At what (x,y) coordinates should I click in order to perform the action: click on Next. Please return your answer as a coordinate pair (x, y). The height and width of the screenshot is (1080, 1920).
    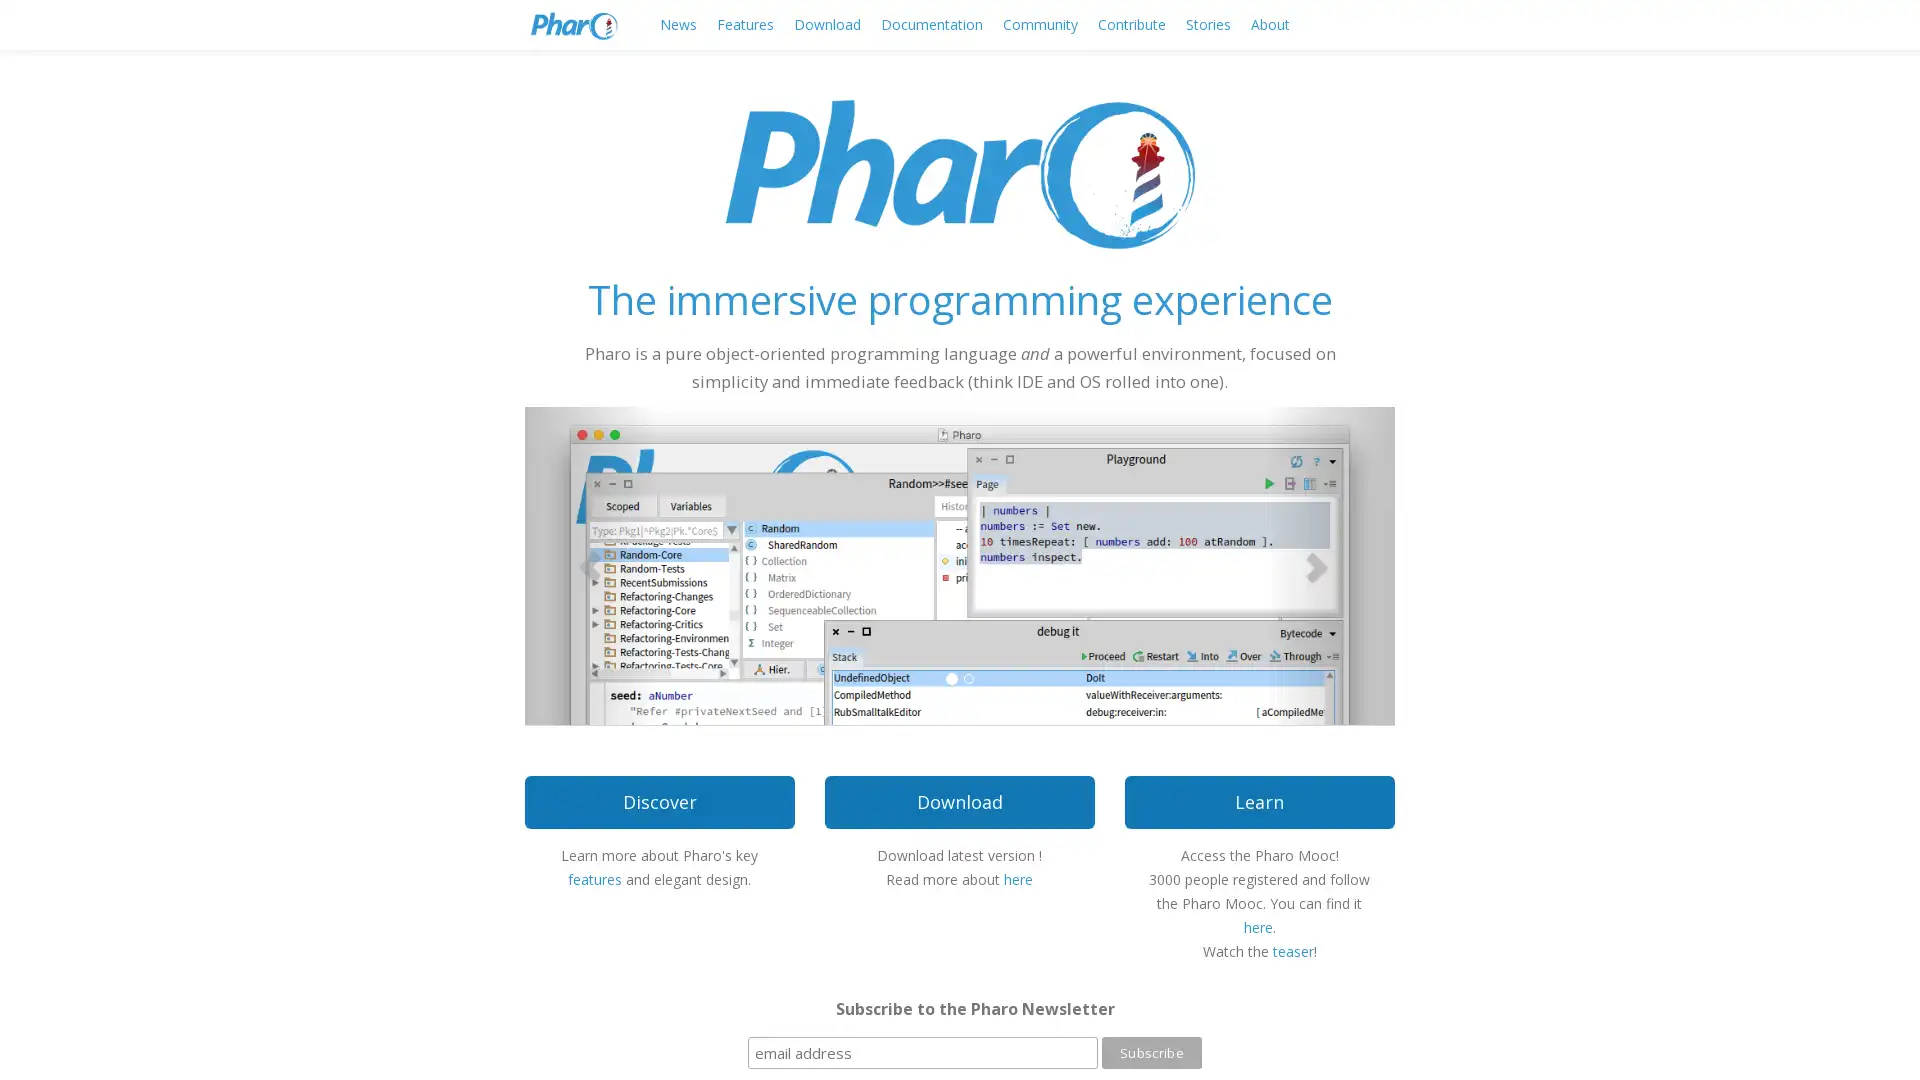
    Looking at the image, I should click on (1329, 564).